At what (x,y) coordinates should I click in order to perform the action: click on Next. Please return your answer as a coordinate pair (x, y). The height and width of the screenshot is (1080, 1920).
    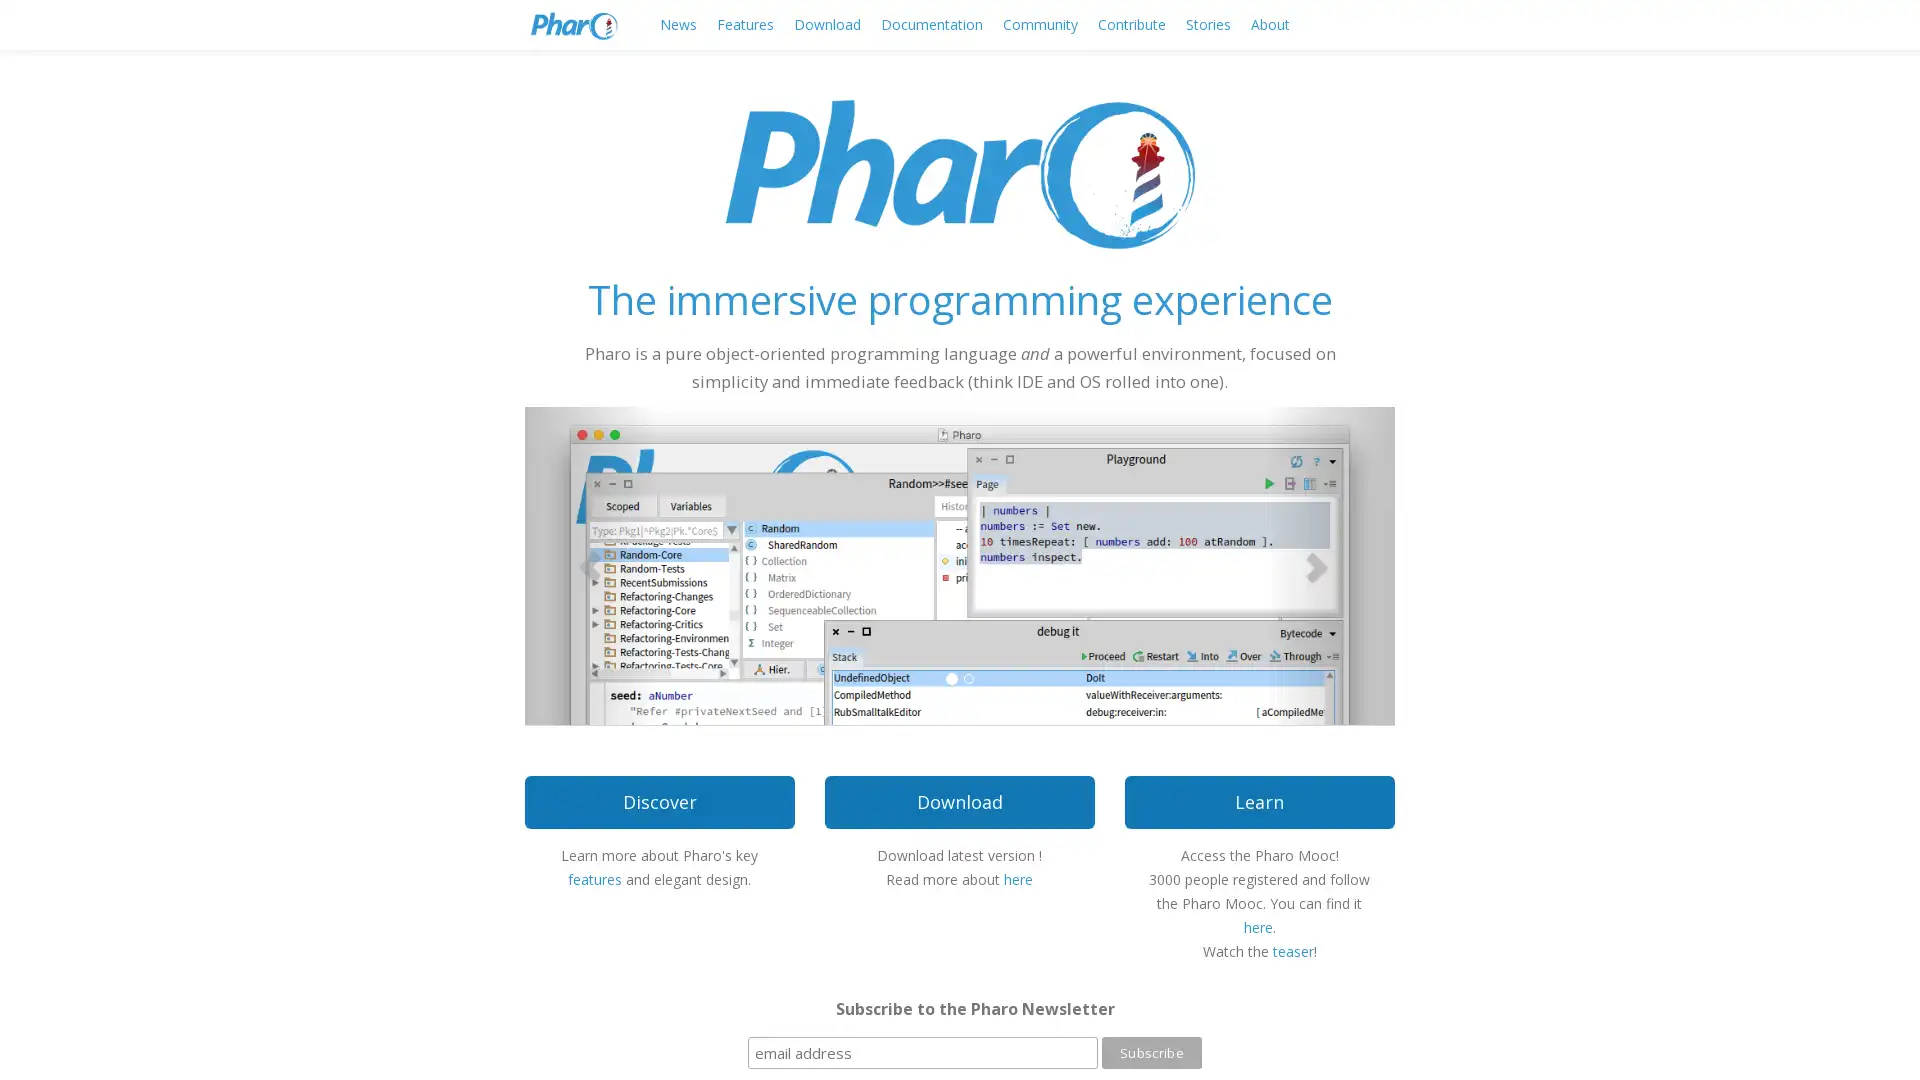
    Looking at the image, I should click on (1329, 564).